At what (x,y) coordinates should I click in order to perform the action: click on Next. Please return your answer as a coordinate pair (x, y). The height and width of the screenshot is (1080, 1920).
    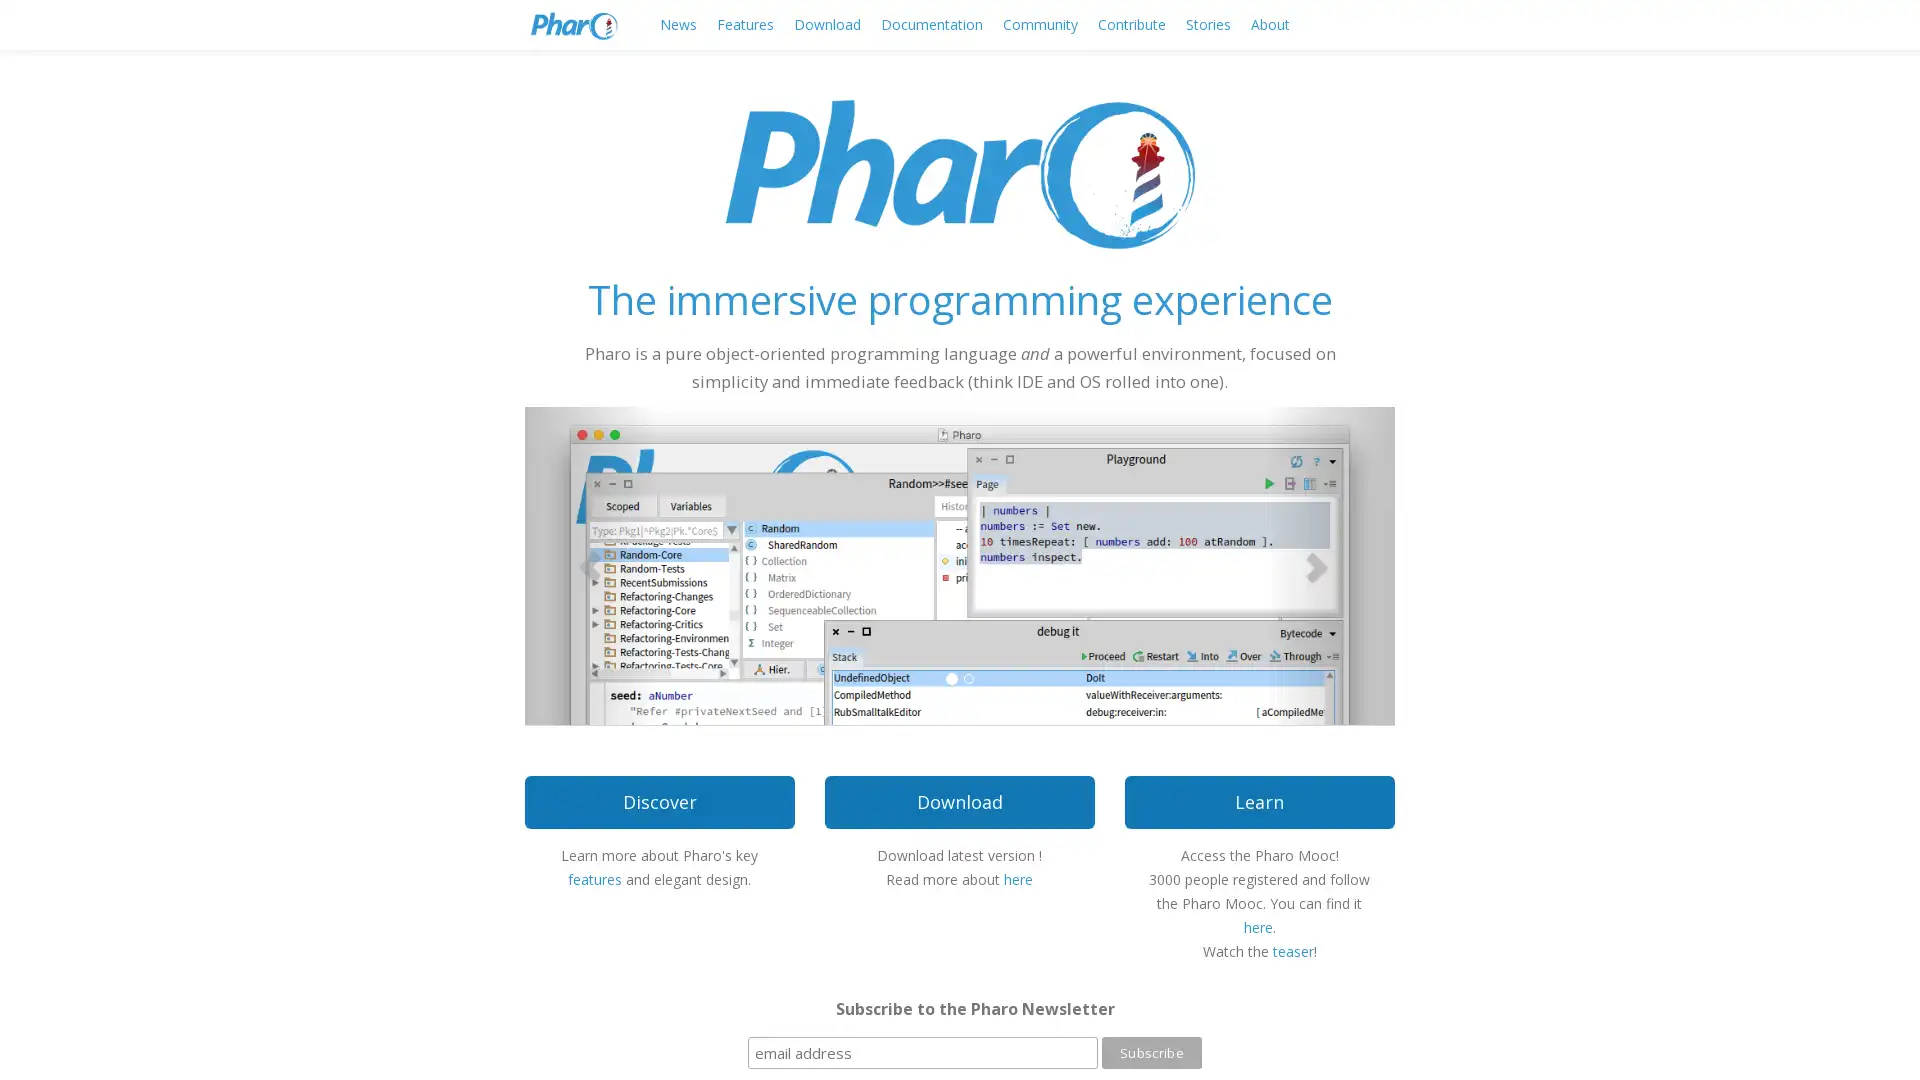
    Looking at the image, I should click on (1329, 564).